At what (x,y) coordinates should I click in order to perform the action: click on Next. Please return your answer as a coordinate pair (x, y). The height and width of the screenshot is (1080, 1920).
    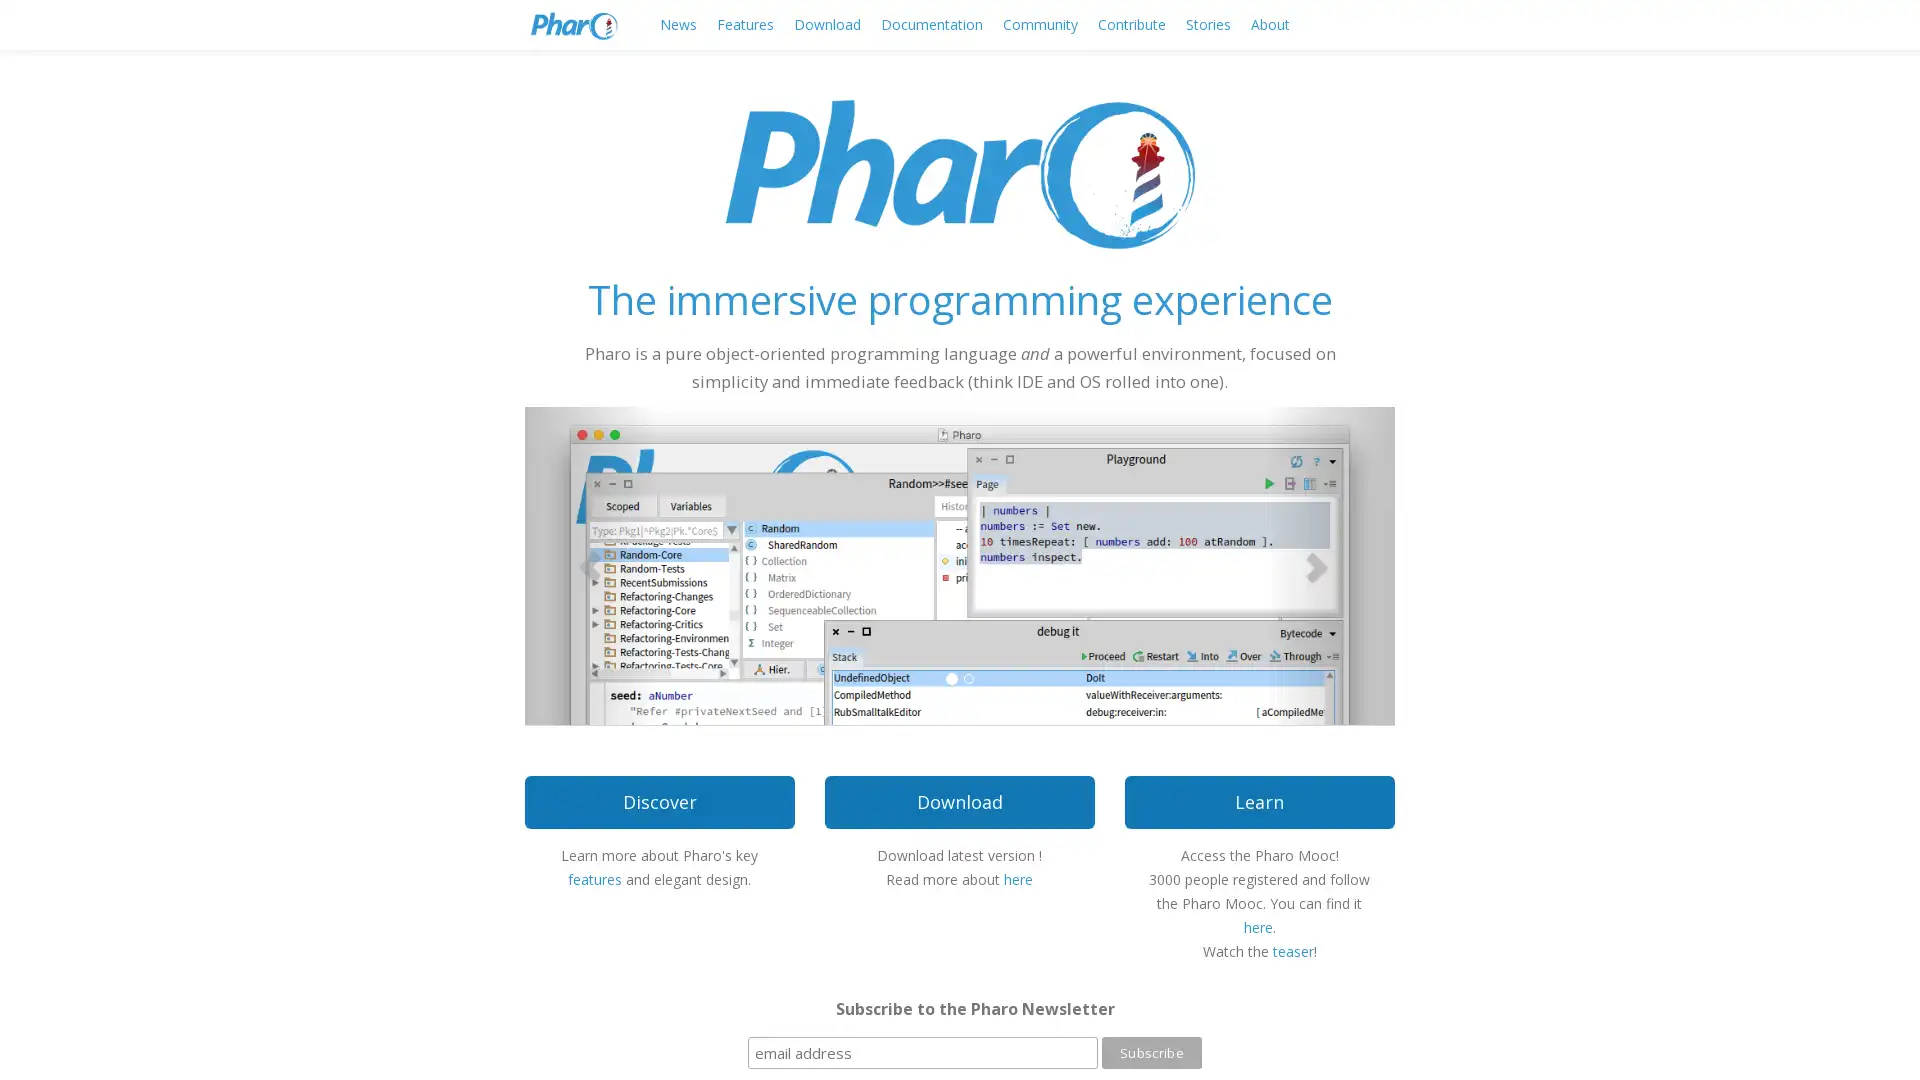
    Looking at the image, I should click on (1329, 564).